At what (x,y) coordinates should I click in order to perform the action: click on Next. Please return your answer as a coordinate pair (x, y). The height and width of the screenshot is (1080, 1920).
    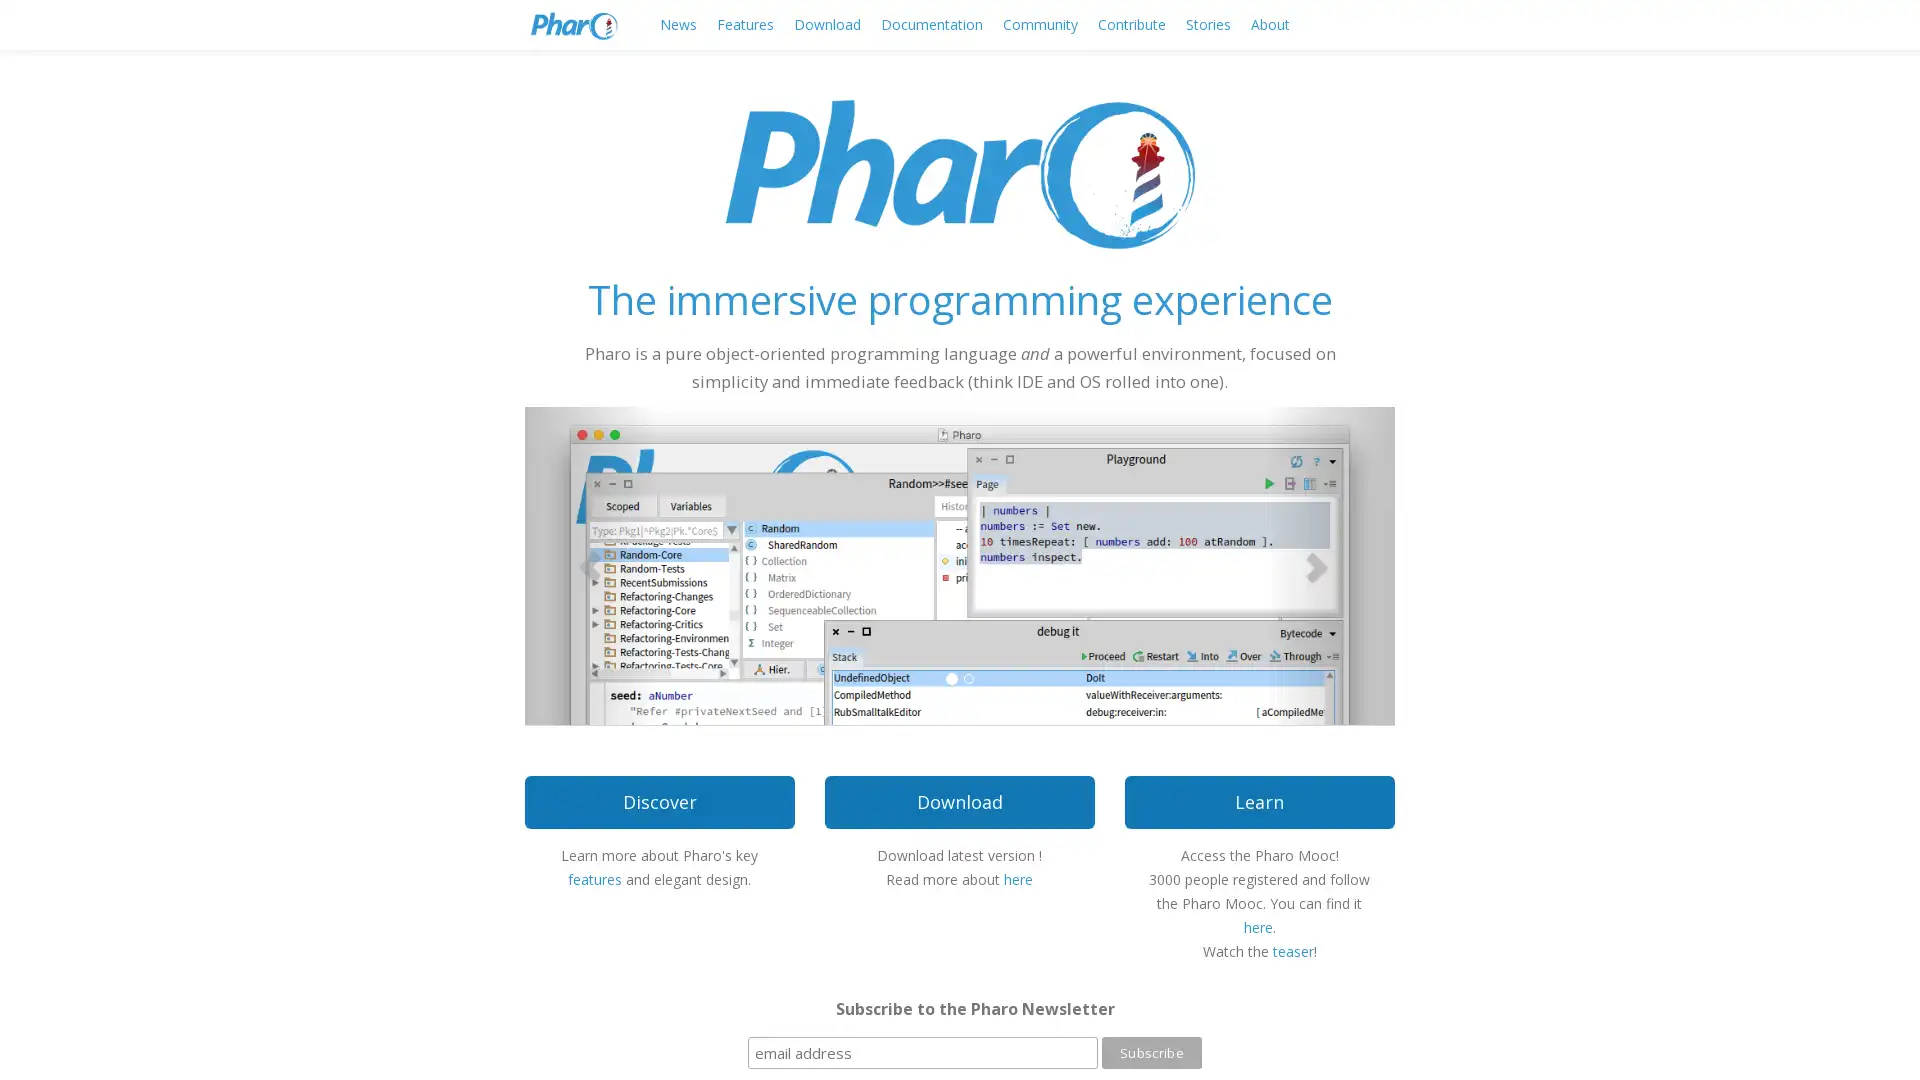
    Looking at the image, I should click on (1329, 564).